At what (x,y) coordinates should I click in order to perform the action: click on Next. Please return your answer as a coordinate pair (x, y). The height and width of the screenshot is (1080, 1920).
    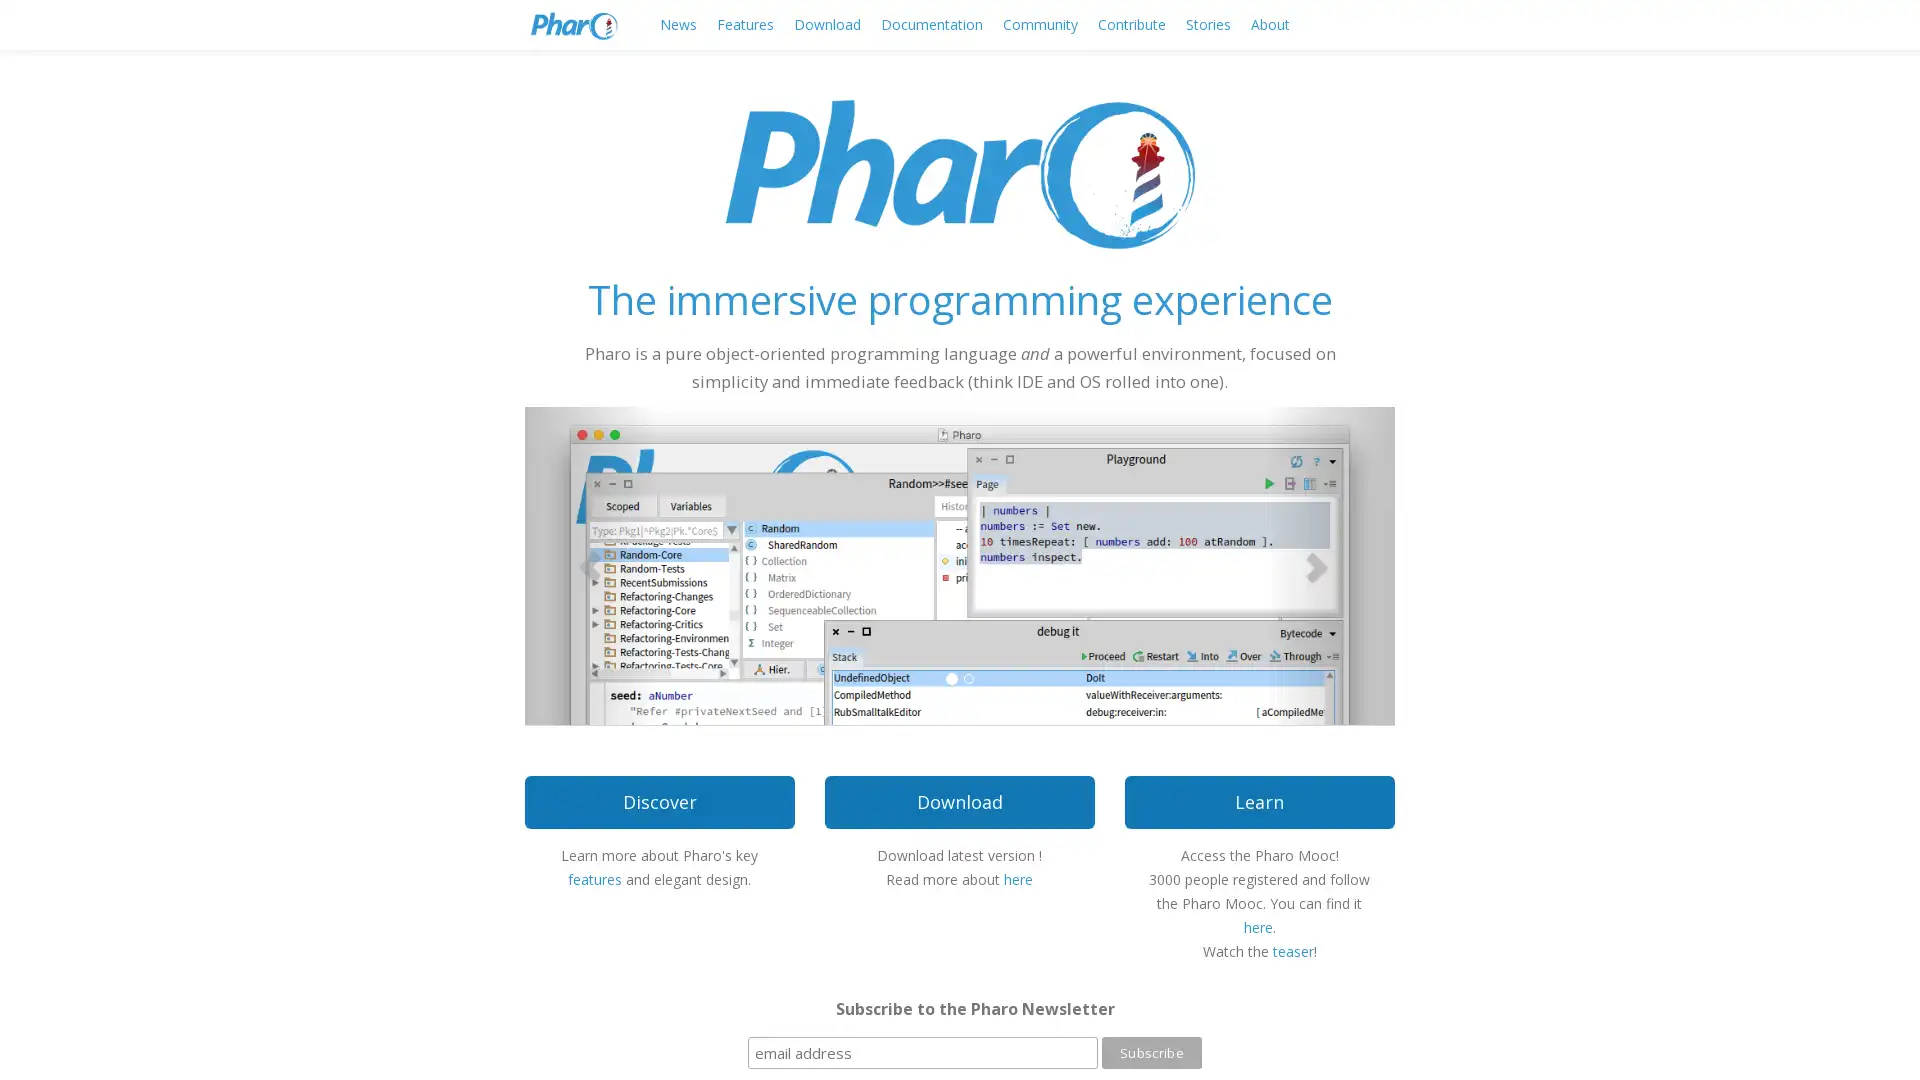
    Looking at the image, I should click on (1329, 564).